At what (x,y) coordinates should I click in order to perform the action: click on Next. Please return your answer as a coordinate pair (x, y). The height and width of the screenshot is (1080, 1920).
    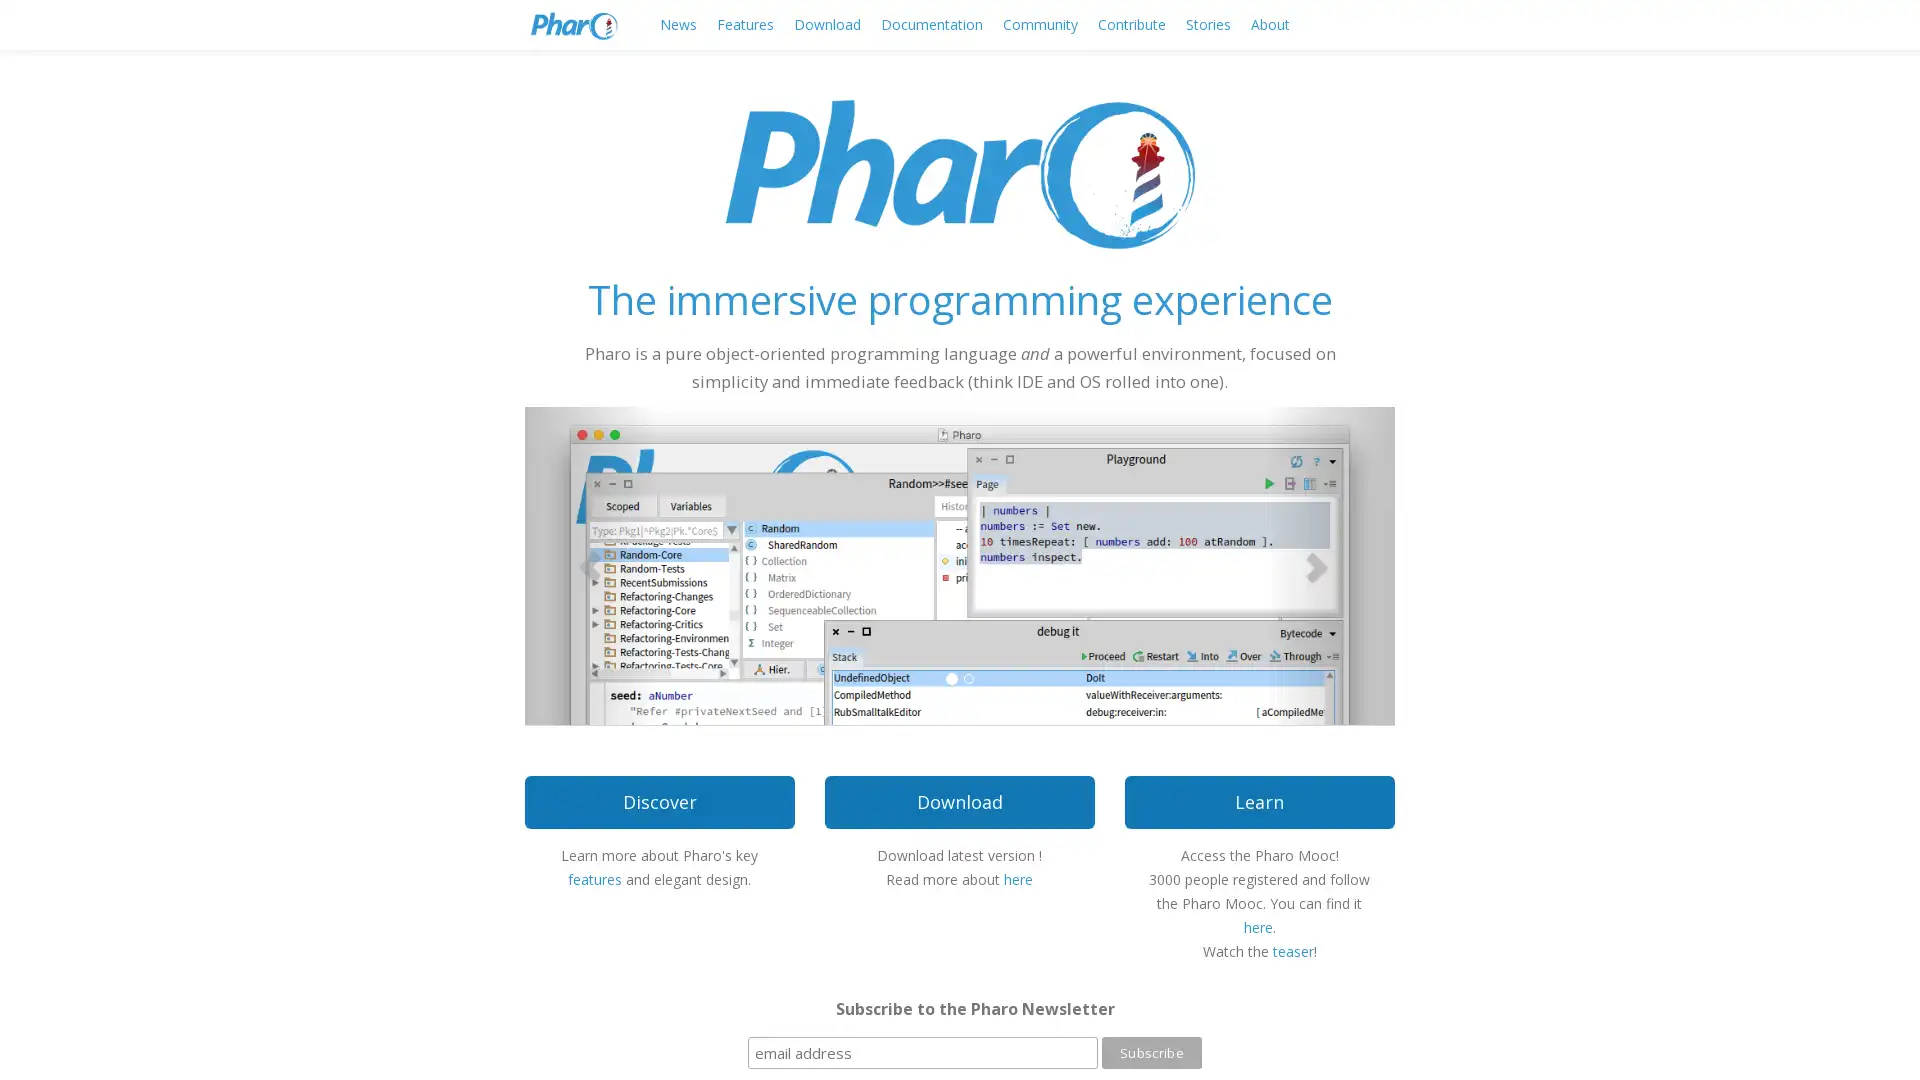
    Looking at the image, I should click on (1329, 564).